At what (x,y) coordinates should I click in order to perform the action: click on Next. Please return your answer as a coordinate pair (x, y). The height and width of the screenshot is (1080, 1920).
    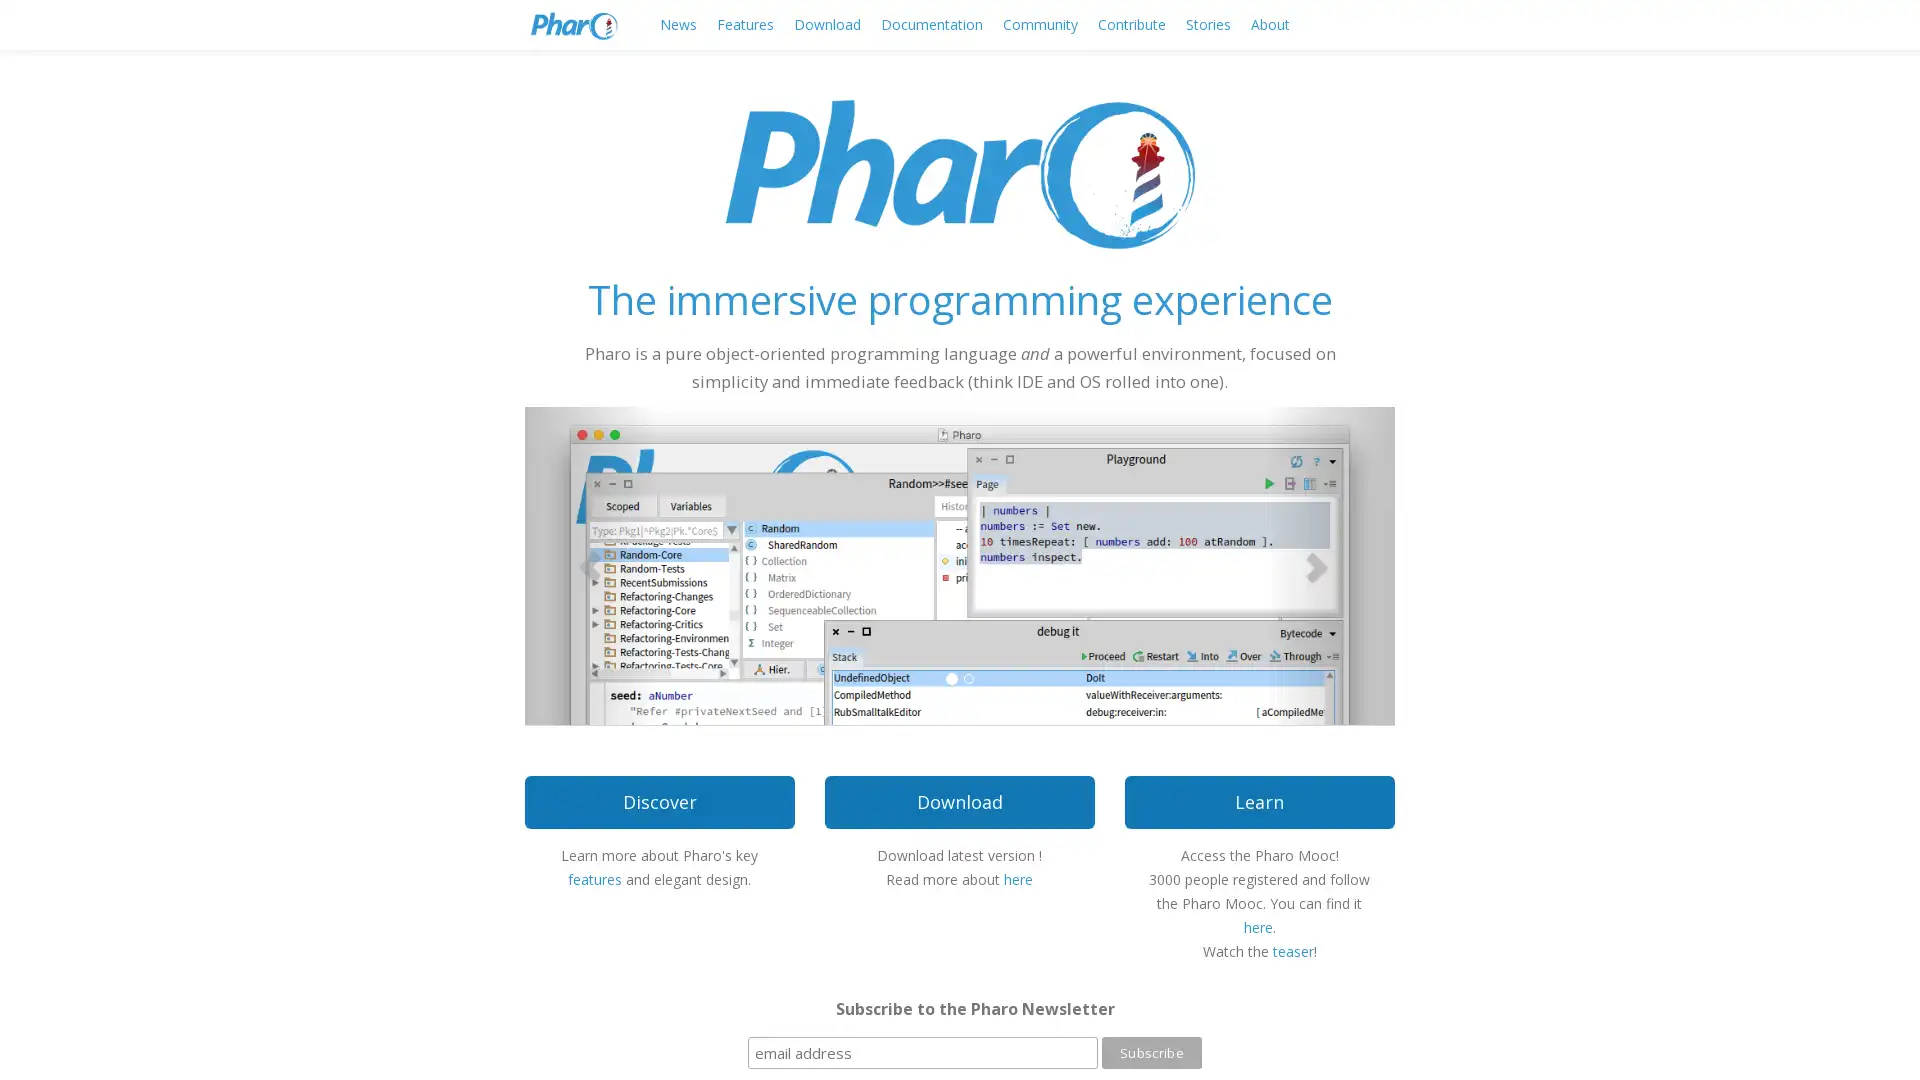
    Looking at the image, I should click on (1329, 564).